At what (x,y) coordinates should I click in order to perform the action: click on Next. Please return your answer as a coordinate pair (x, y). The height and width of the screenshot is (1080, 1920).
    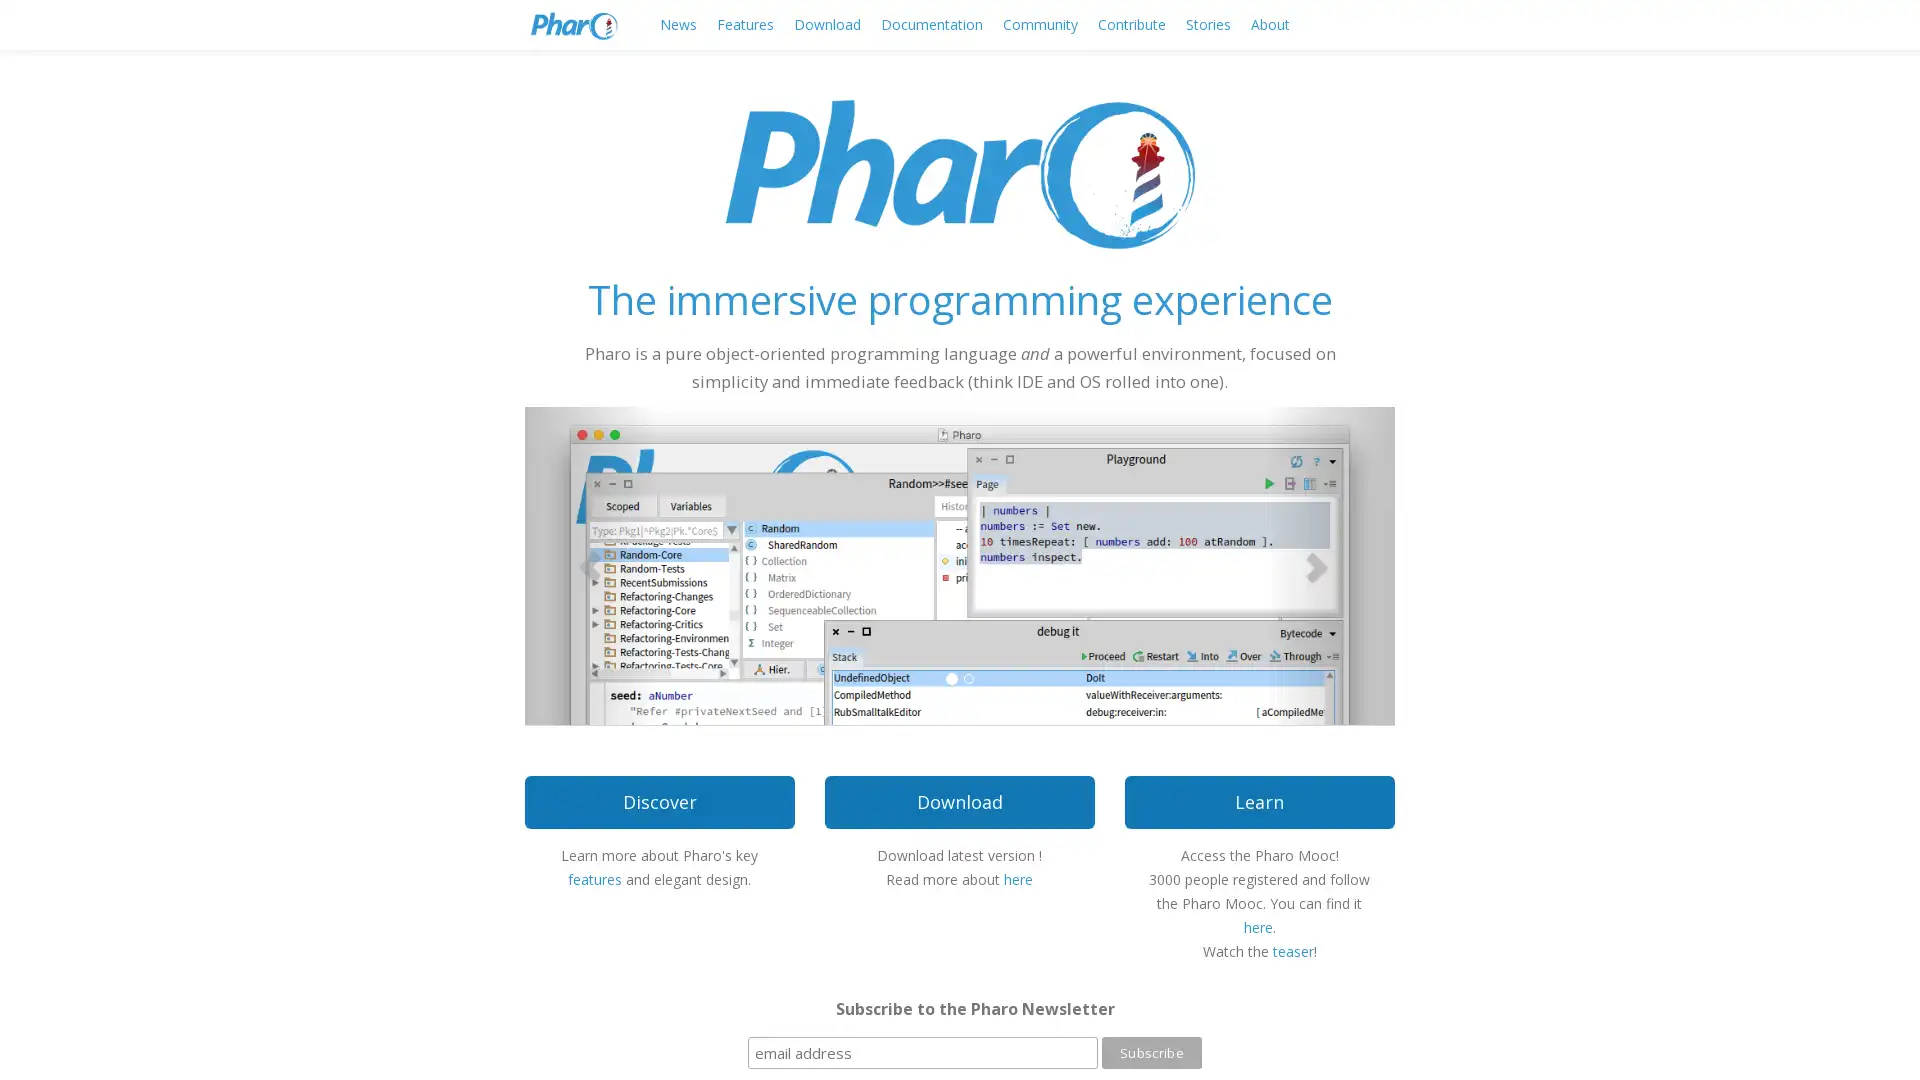
    Looking at the image, I should click on (1329, 564).